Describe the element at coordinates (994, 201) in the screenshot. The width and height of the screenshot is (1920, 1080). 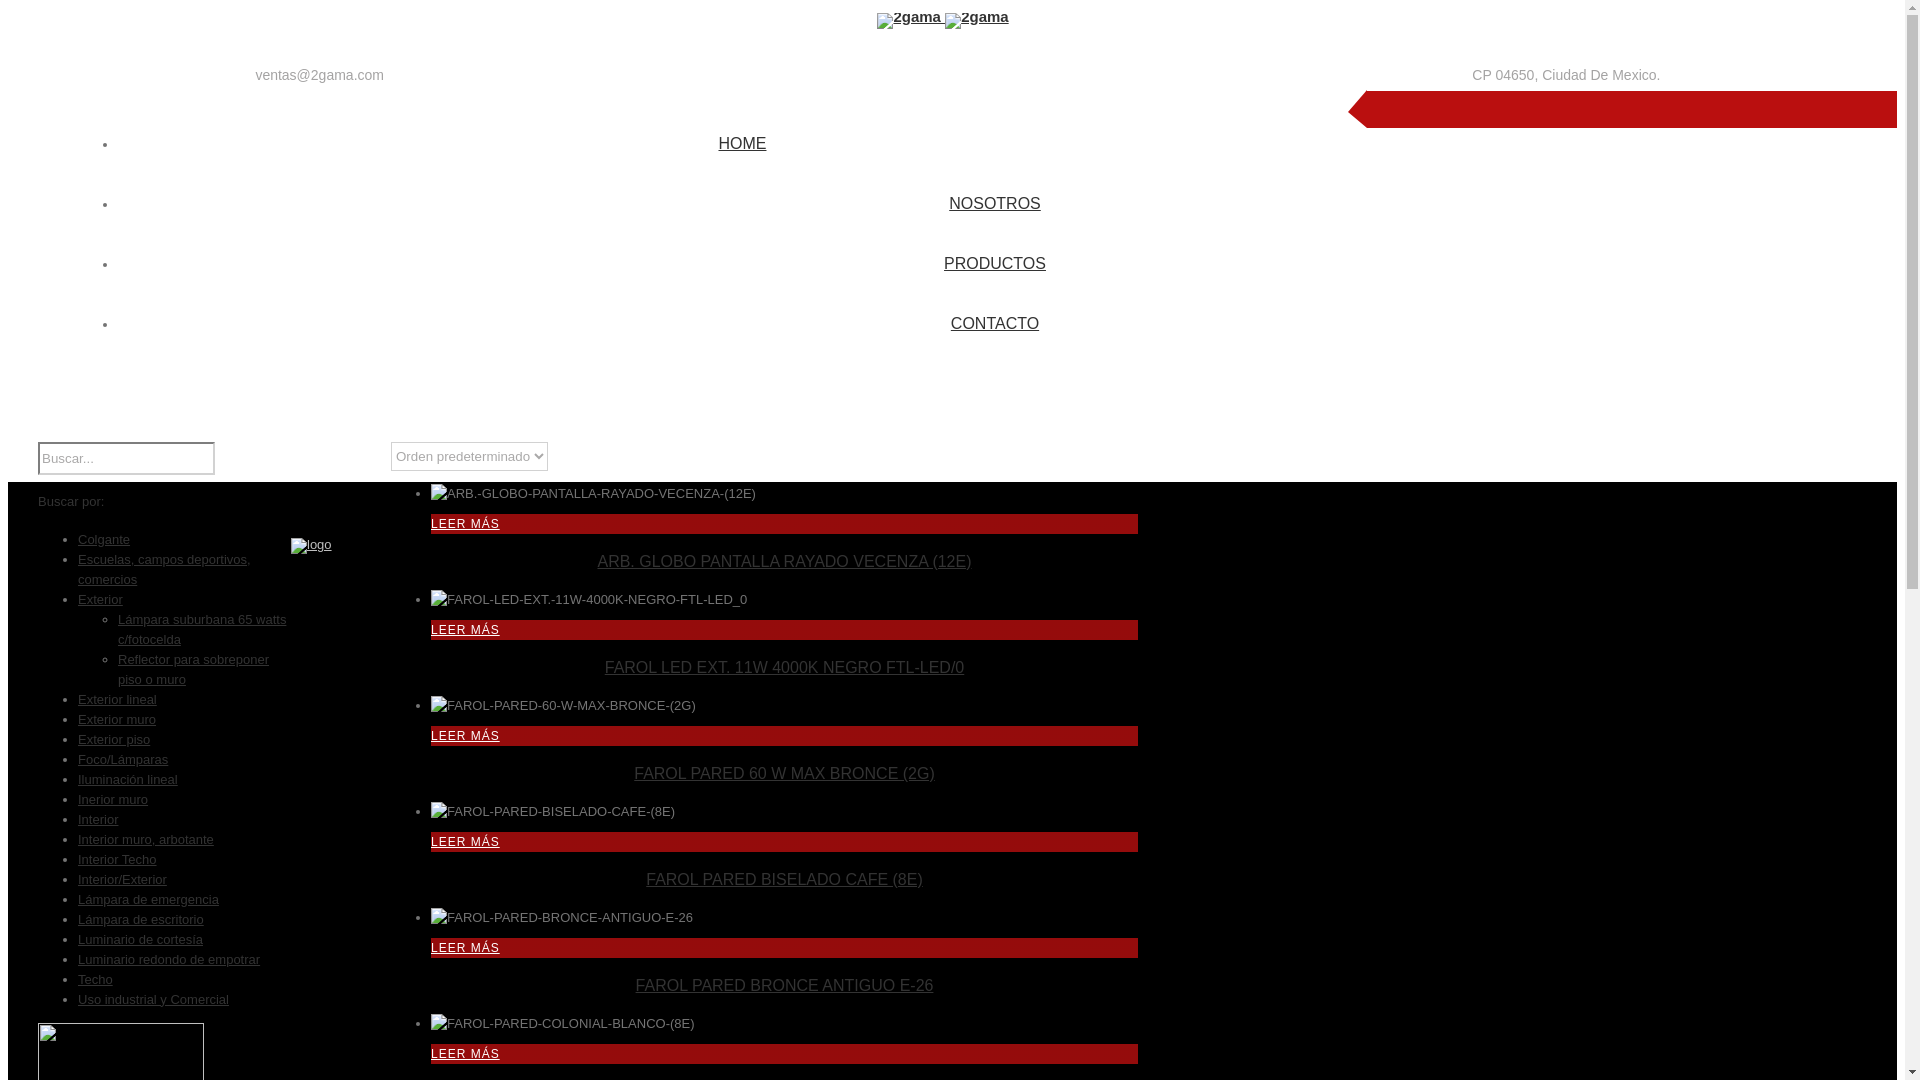
I see `'NOSOTROS'` at that location.